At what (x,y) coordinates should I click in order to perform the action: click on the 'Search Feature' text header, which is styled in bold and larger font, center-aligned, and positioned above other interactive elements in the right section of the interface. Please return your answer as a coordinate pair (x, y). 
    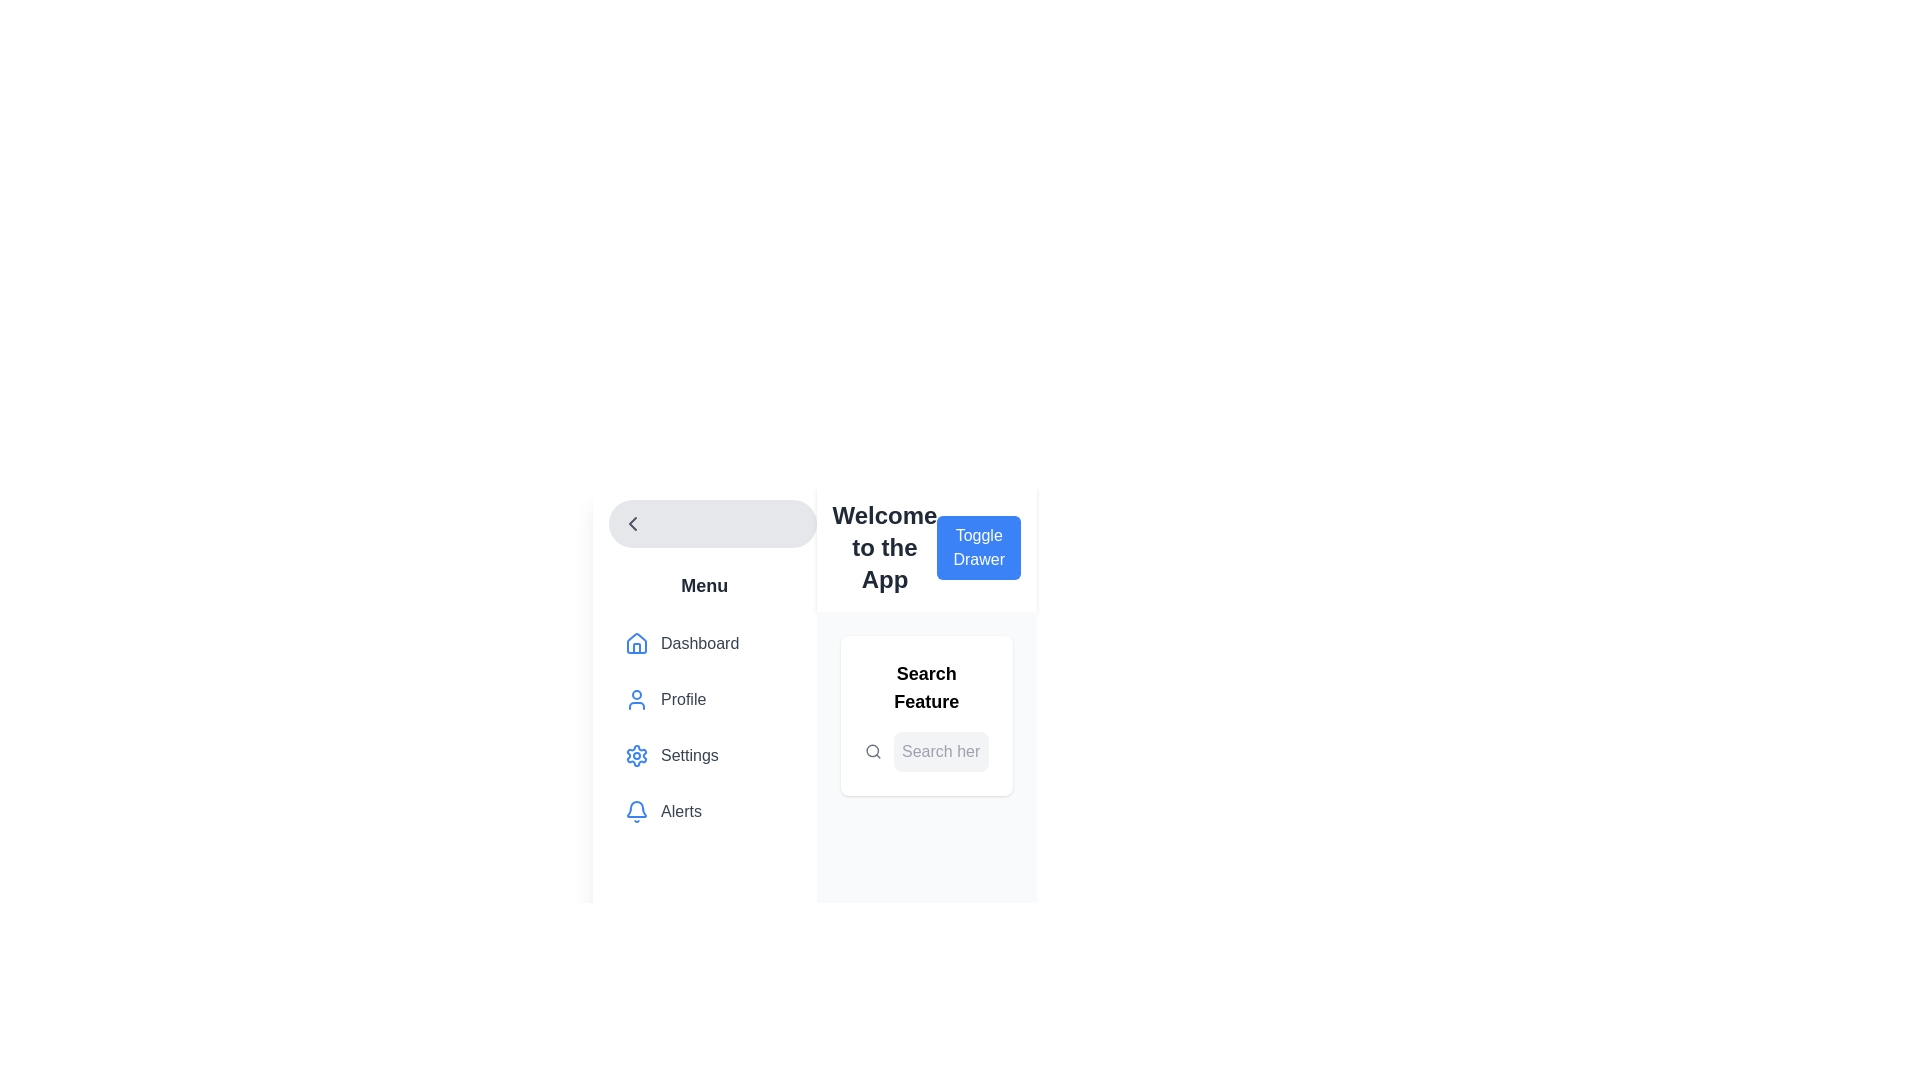
    Looking at the image, I should click on (925, 686).